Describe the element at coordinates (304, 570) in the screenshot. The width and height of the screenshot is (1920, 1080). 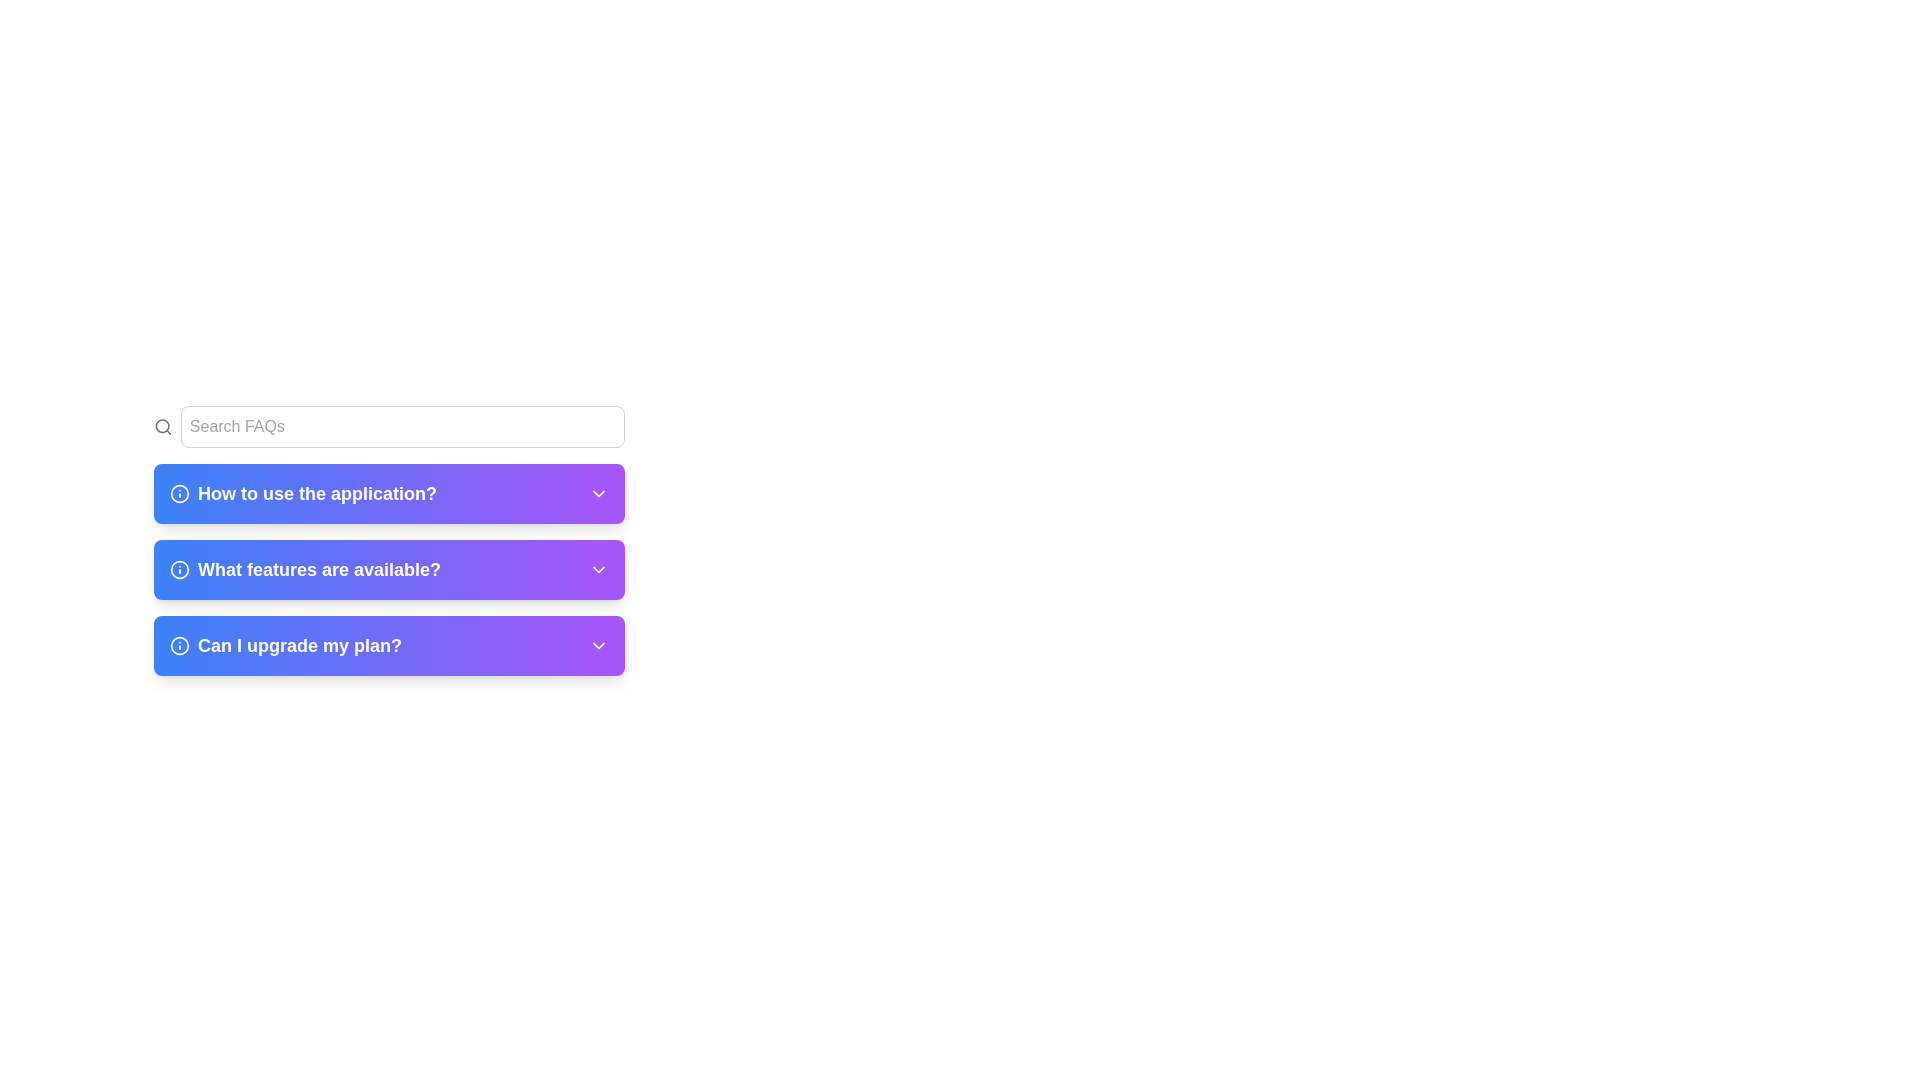
I see `the text label 'What features are available?'` at that location.